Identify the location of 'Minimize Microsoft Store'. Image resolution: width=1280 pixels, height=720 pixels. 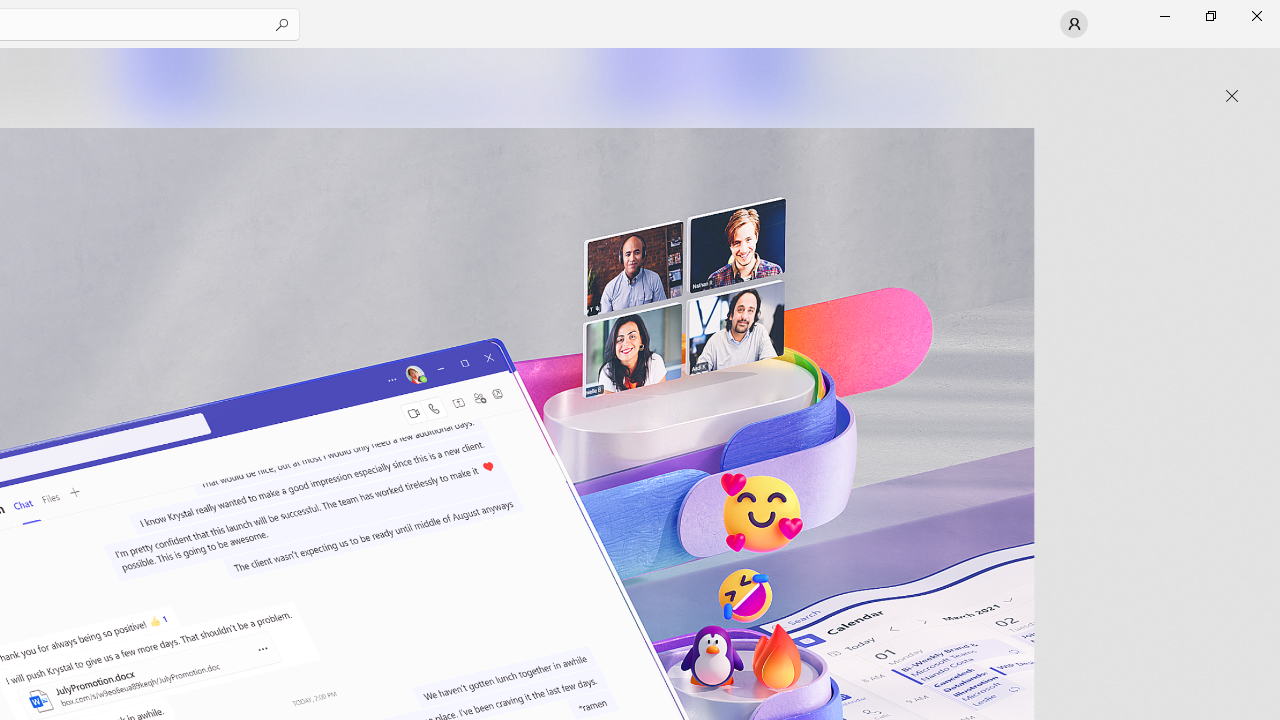
(1164, 15).